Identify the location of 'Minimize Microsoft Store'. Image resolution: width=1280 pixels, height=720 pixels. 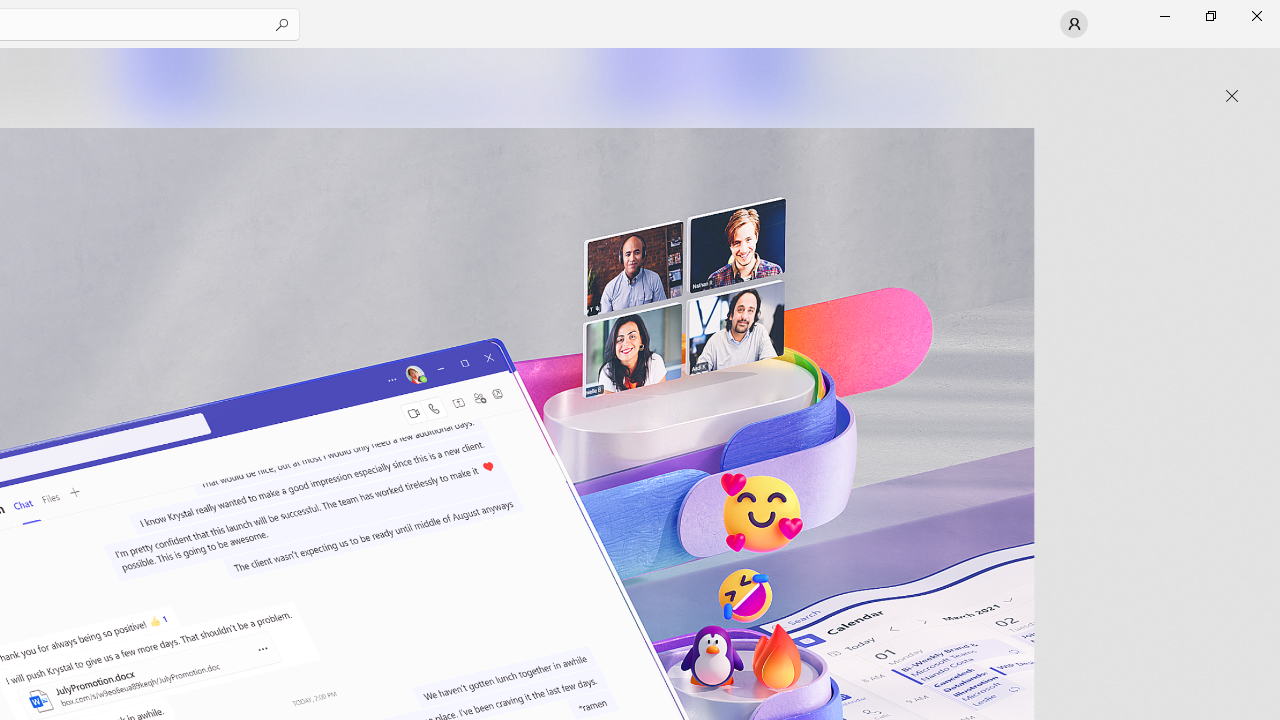
(1164, 15).